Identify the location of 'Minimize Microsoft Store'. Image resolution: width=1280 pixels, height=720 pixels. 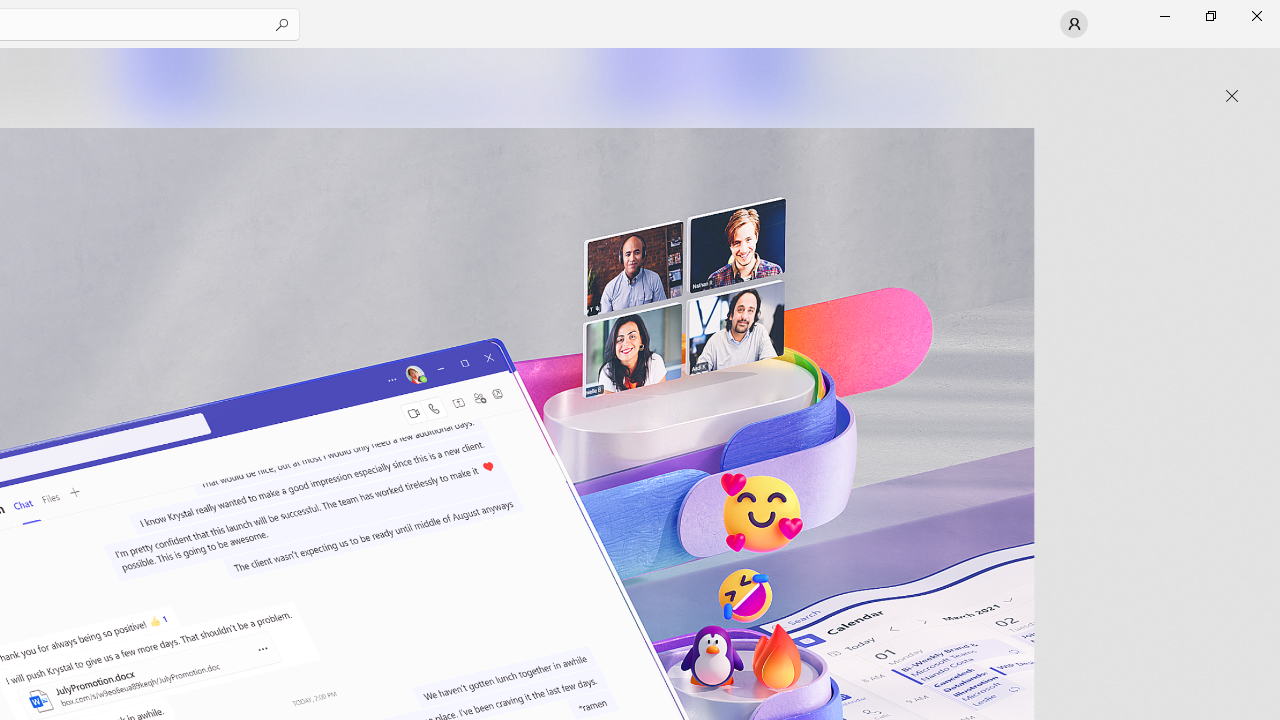
(1164, 15).